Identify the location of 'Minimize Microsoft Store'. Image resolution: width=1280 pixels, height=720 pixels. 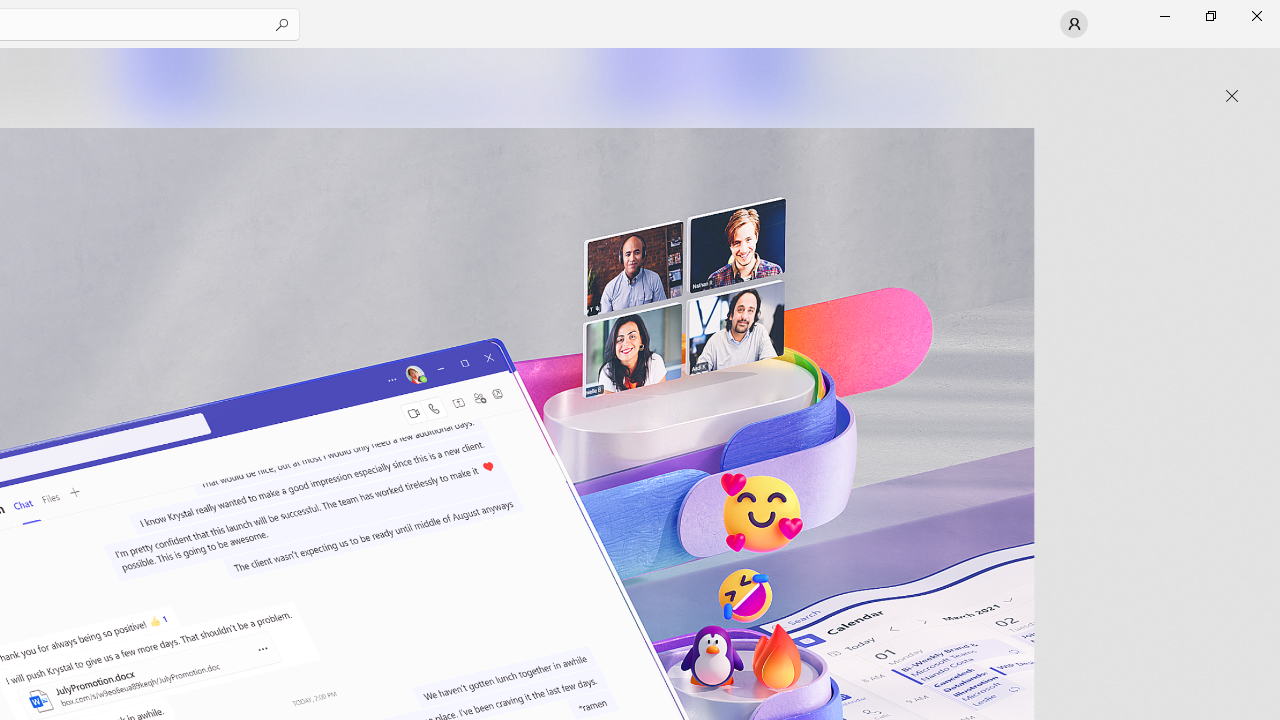
(1164, 15).